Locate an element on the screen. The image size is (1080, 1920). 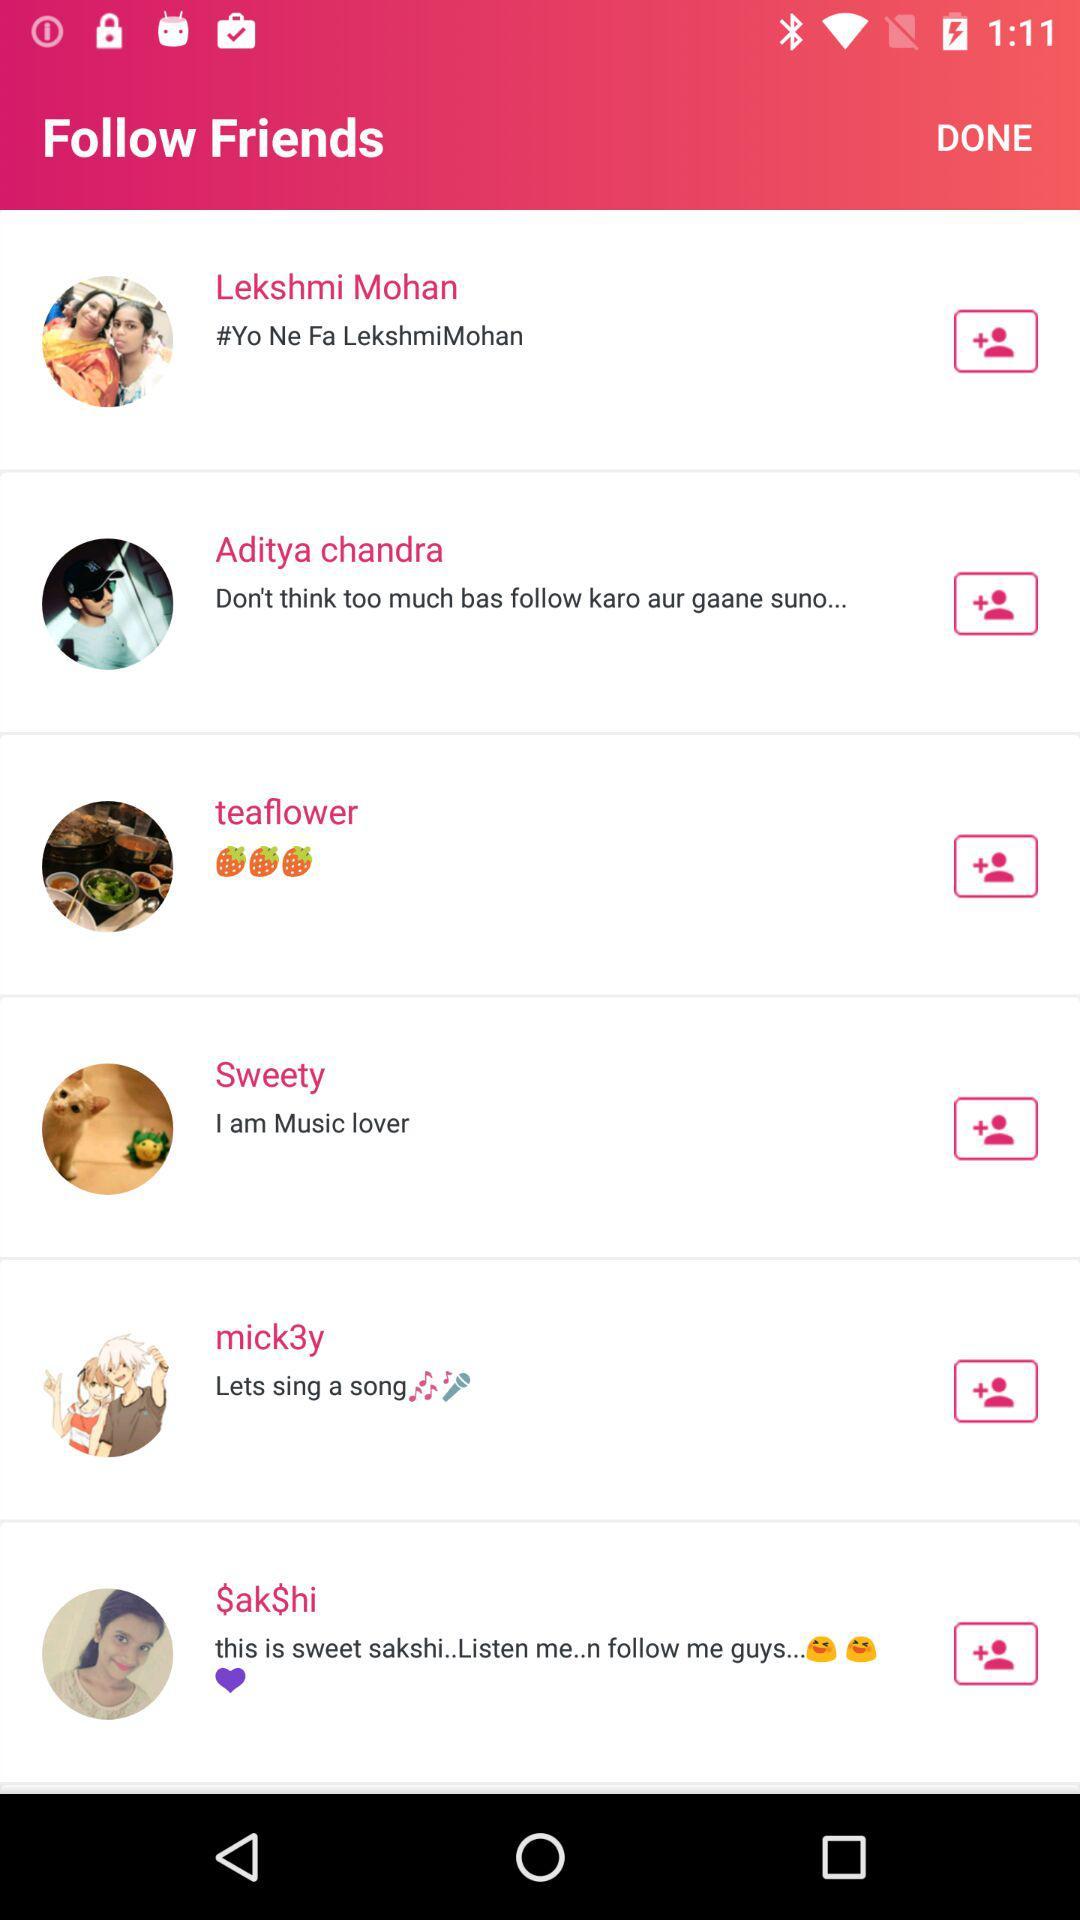
follow this friend is located at coordinates (995, 341).